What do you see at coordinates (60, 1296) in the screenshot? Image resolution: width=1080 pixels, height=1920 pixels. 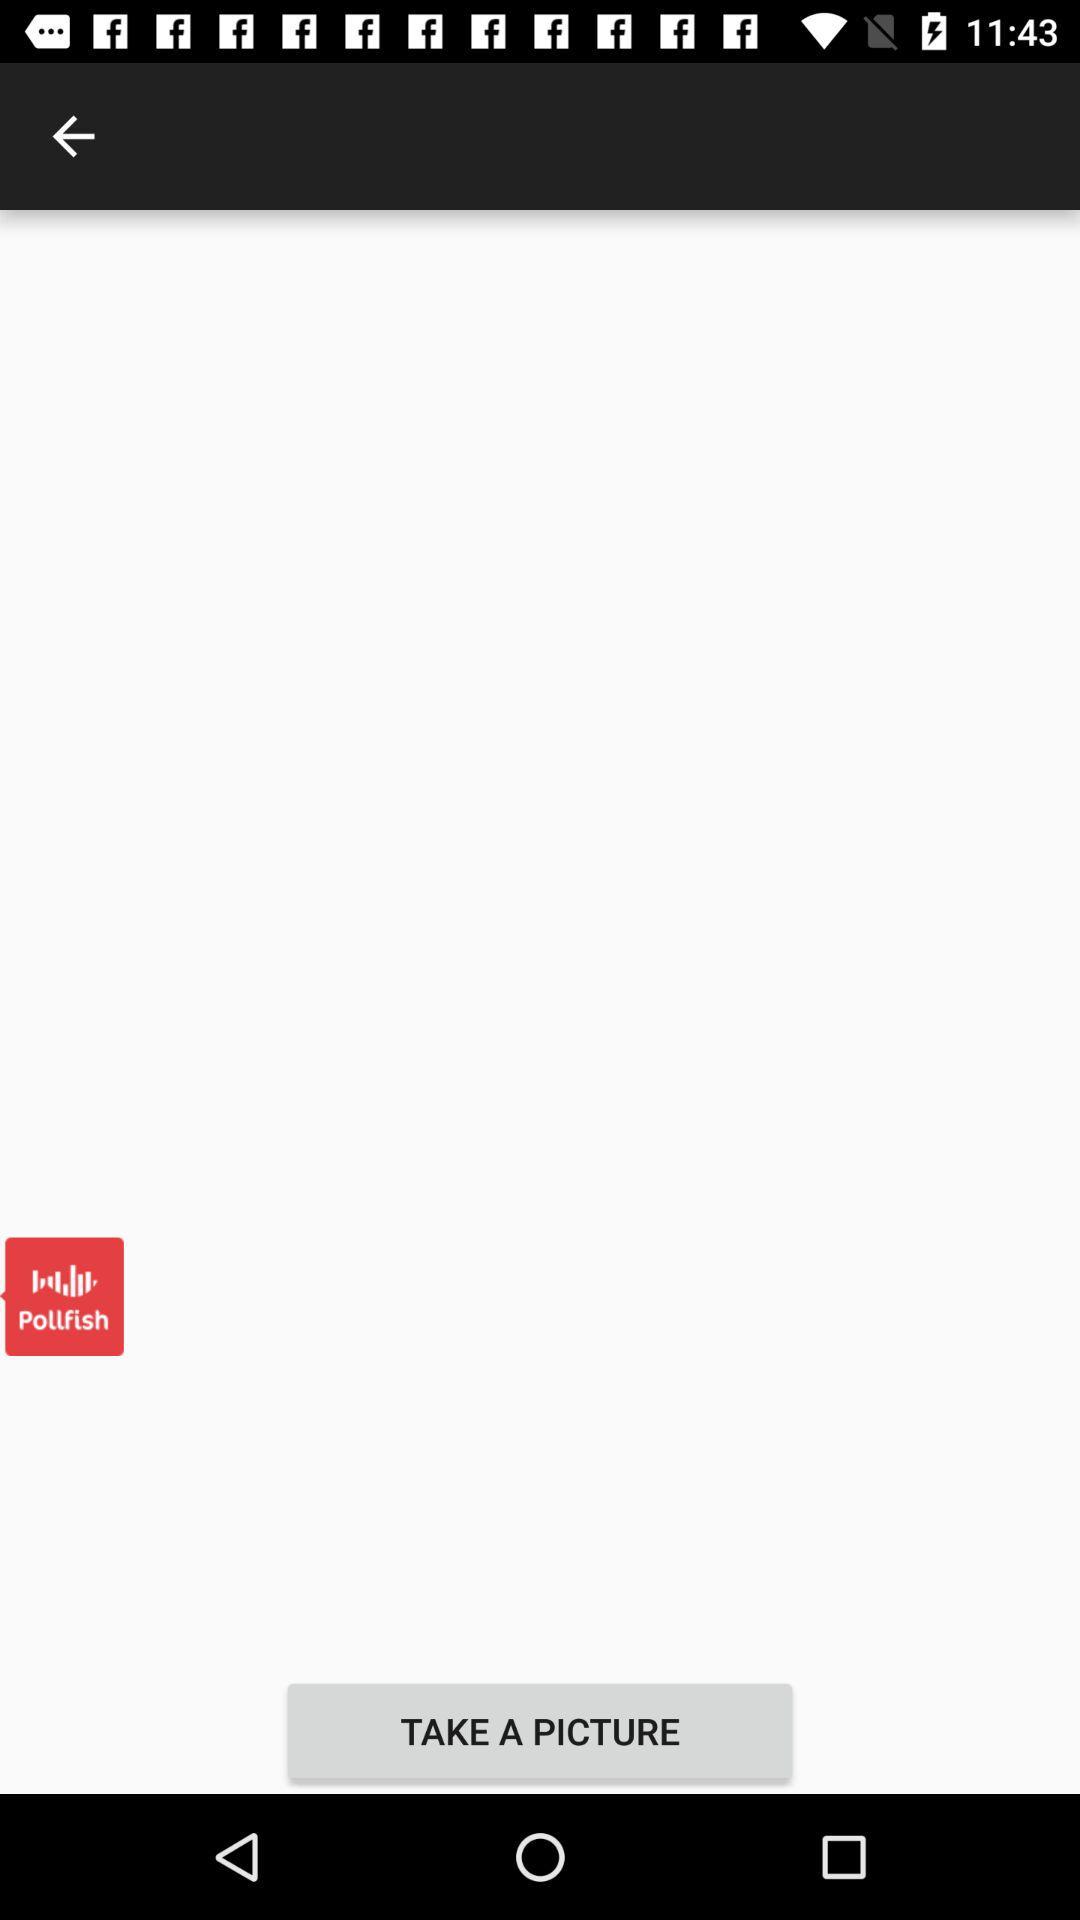 I see `button at the bottom left corner` at bounding box center [60, 1296].